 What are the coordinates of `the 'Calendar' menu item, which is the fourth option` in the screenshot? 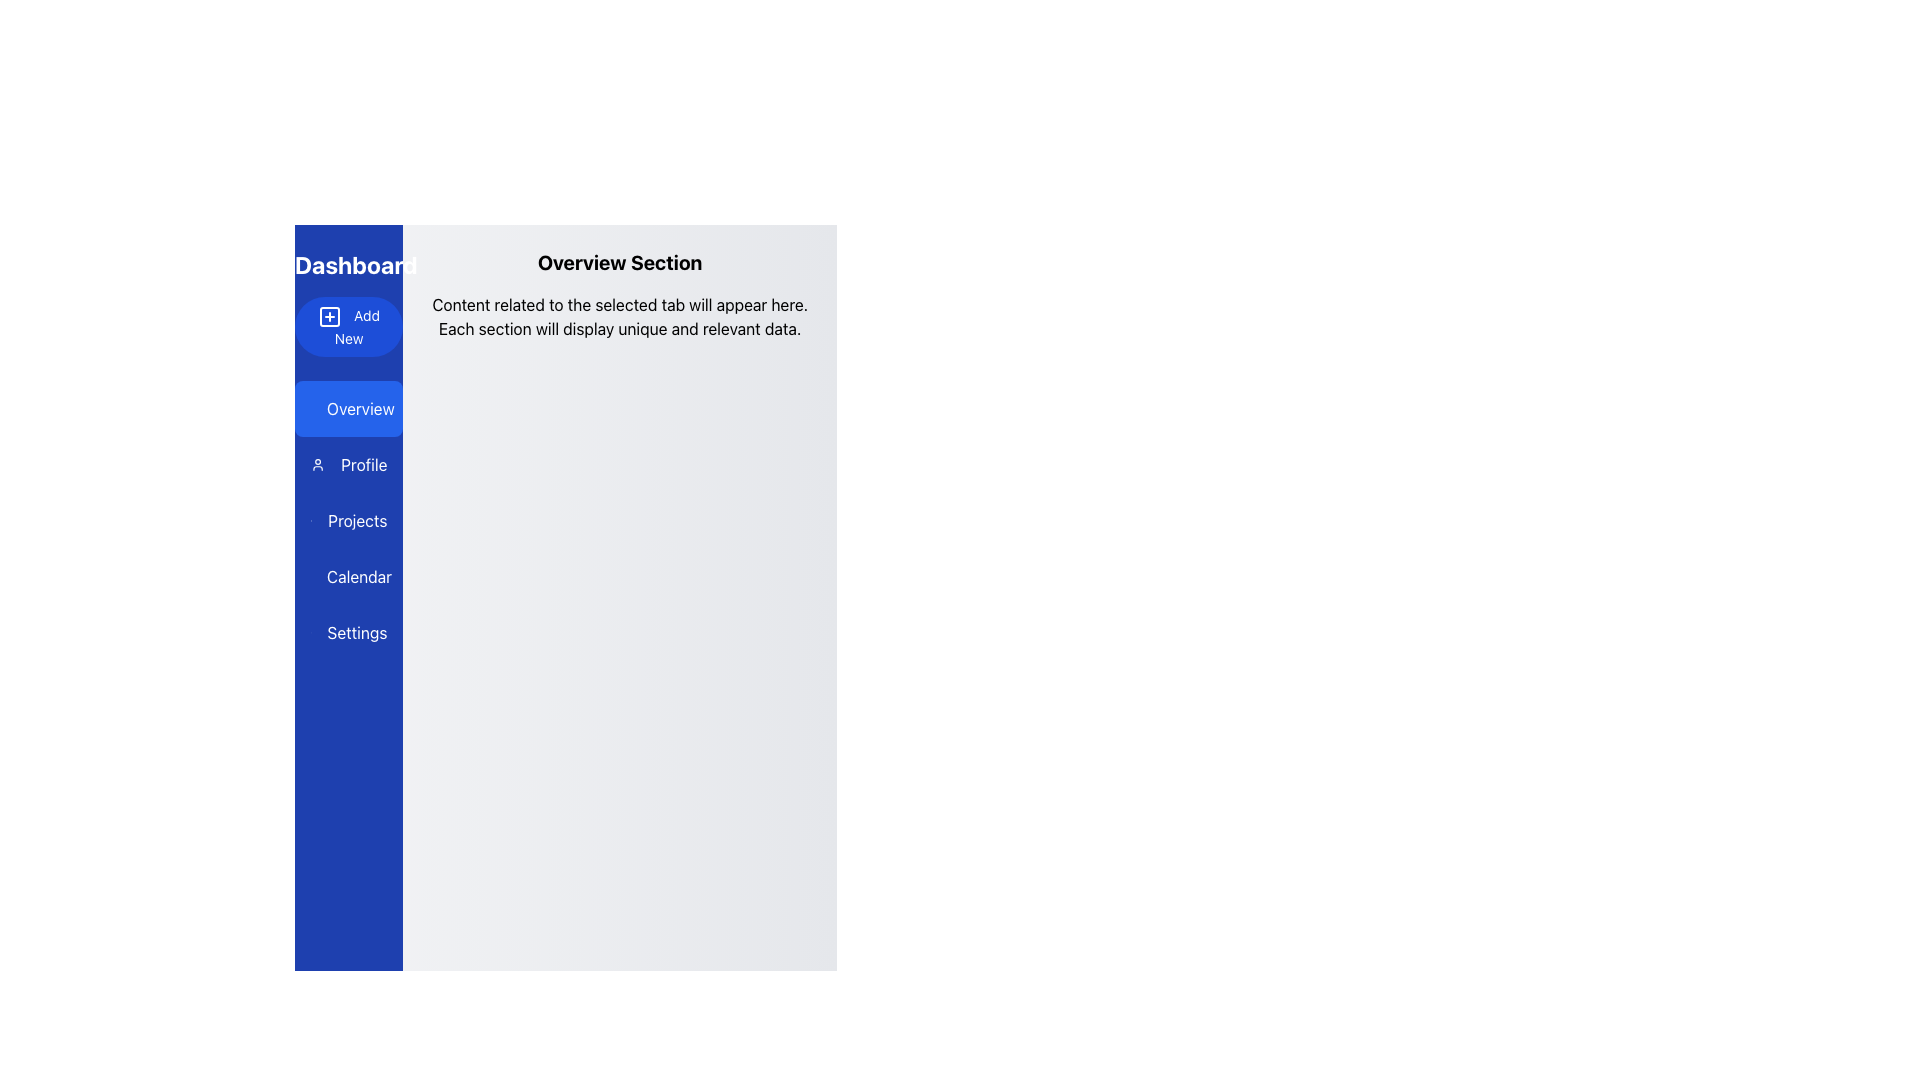 It's located at (349, 577).